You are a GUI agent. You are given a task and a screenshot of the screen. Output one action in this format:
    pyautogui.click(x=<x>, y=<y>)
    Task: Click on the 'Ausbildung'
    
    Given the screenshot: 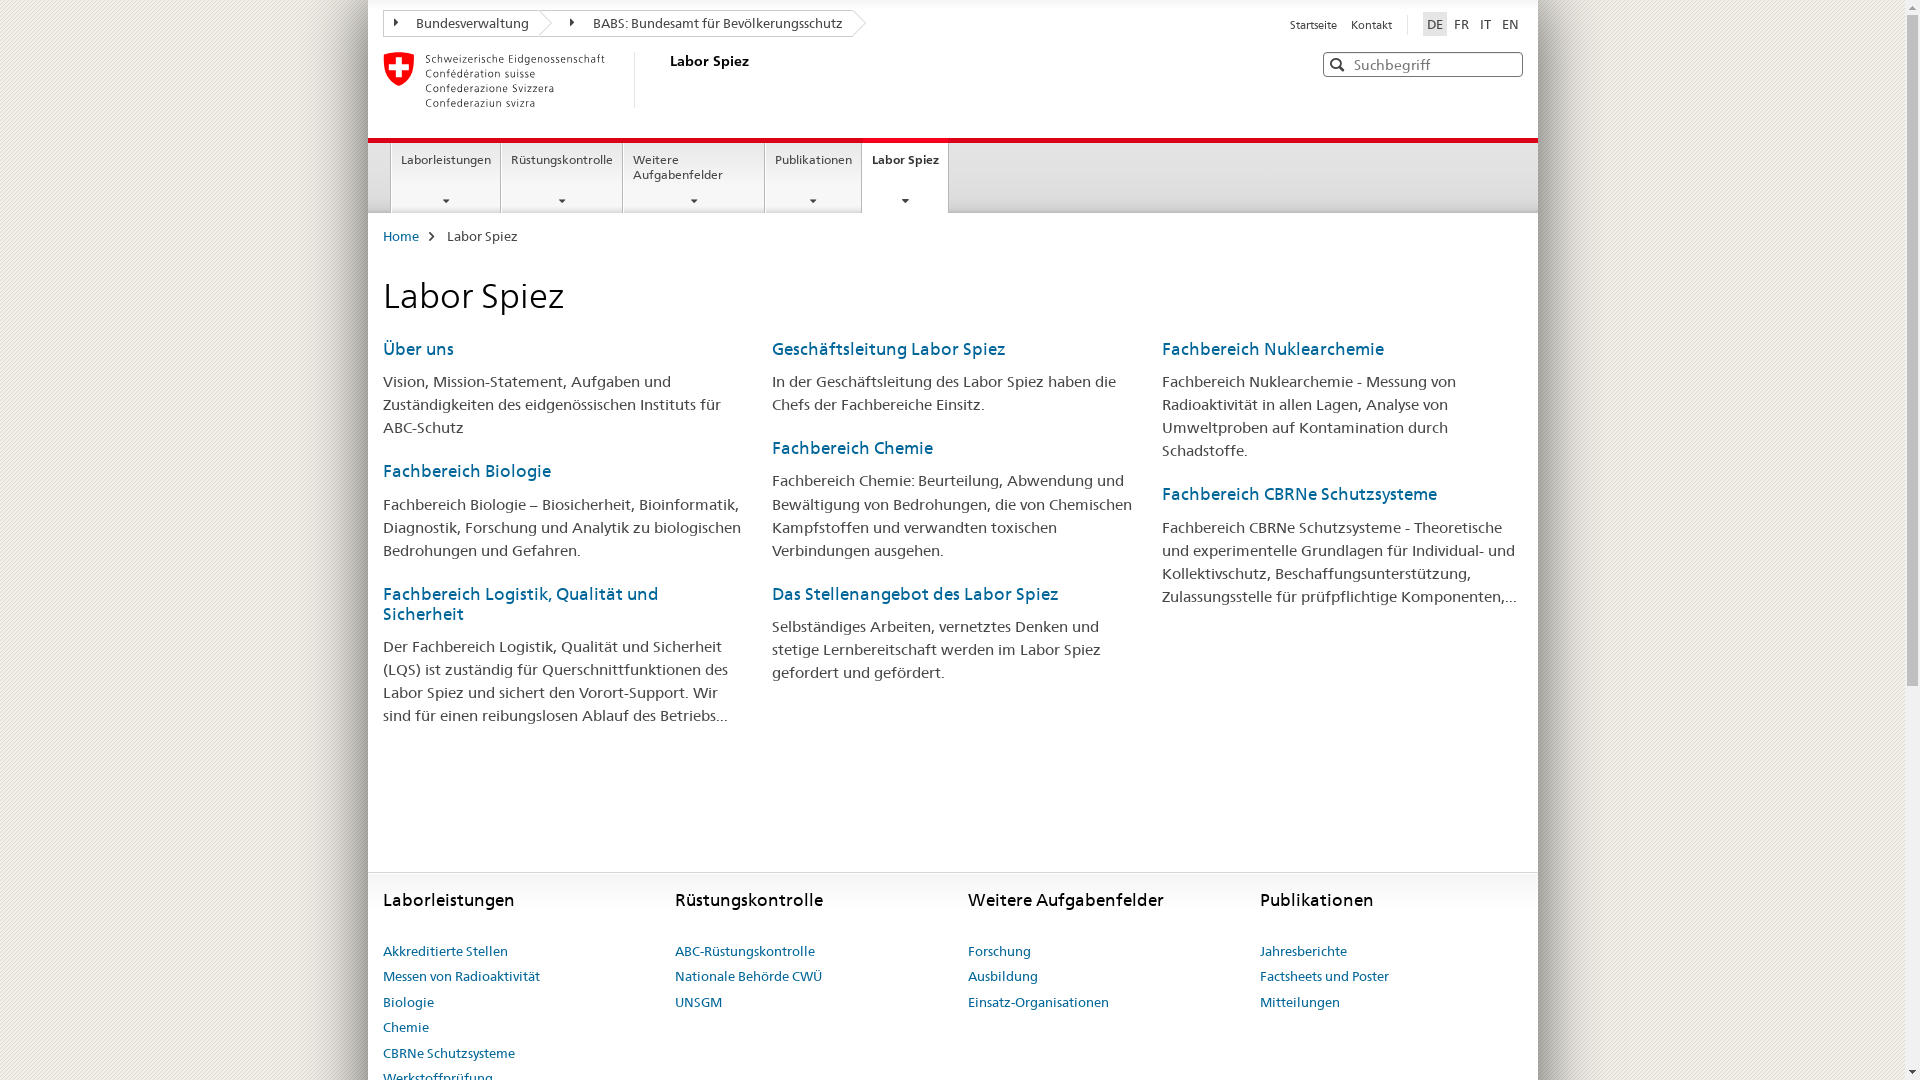 What is the action you would take?
    pyautogui.click(x=1003, y=975)
    